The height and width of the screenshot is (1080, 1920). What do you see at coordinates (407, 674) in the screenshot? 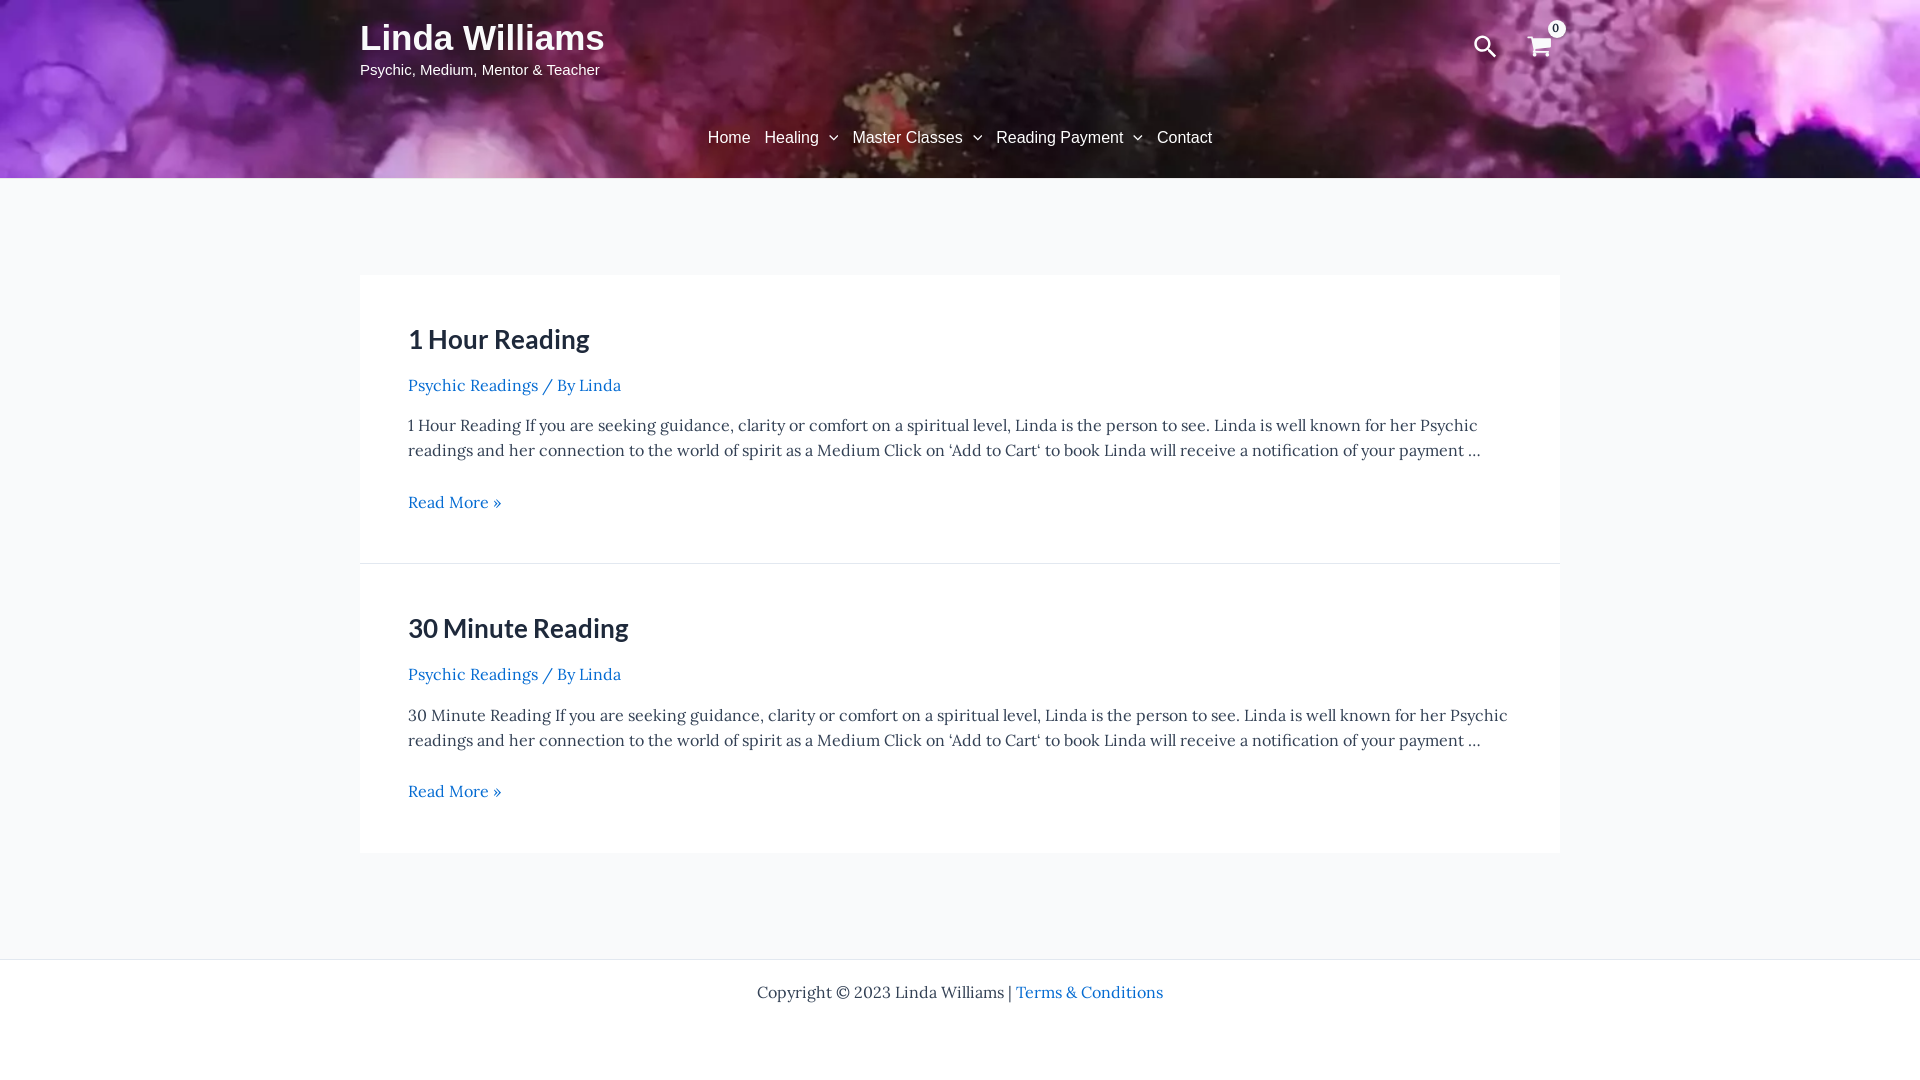
I see `'Psychic Readings'` at bounding box center [407, 674].